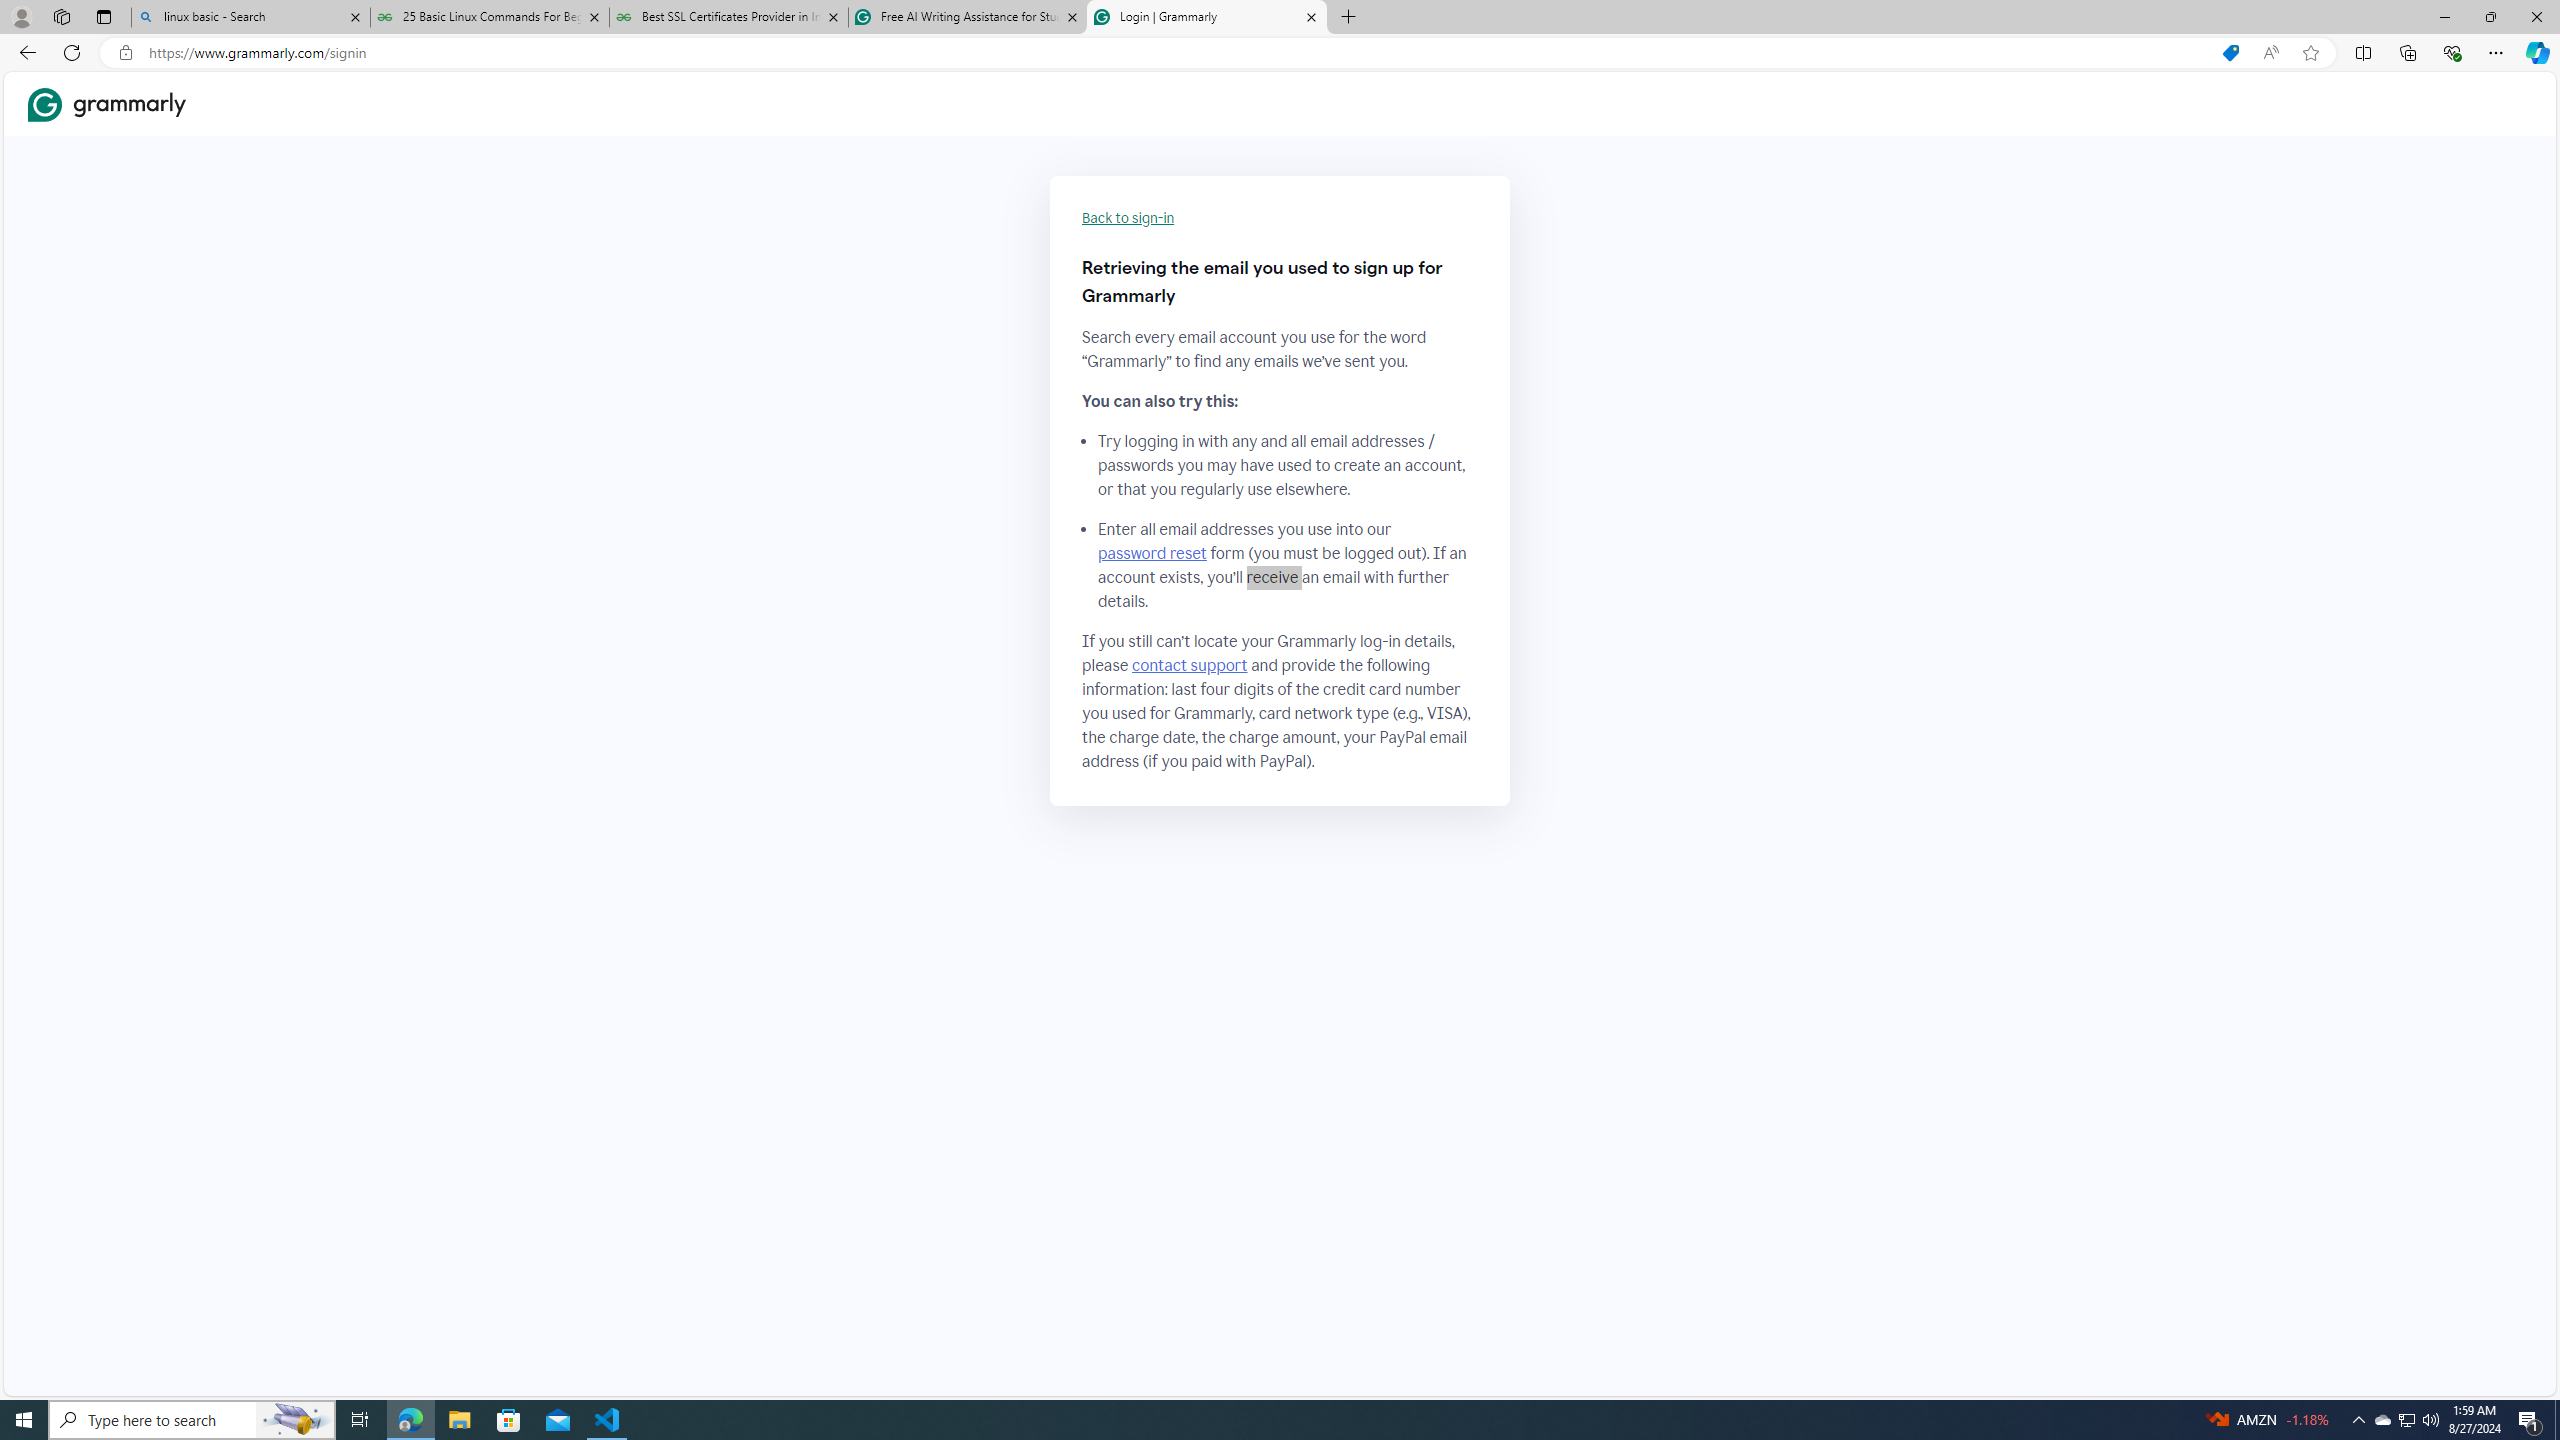  What do you see at coordinates (1128, 218) in the screenshot?
I see `'Back to sign-in'` at bounding box center [1128, 218].